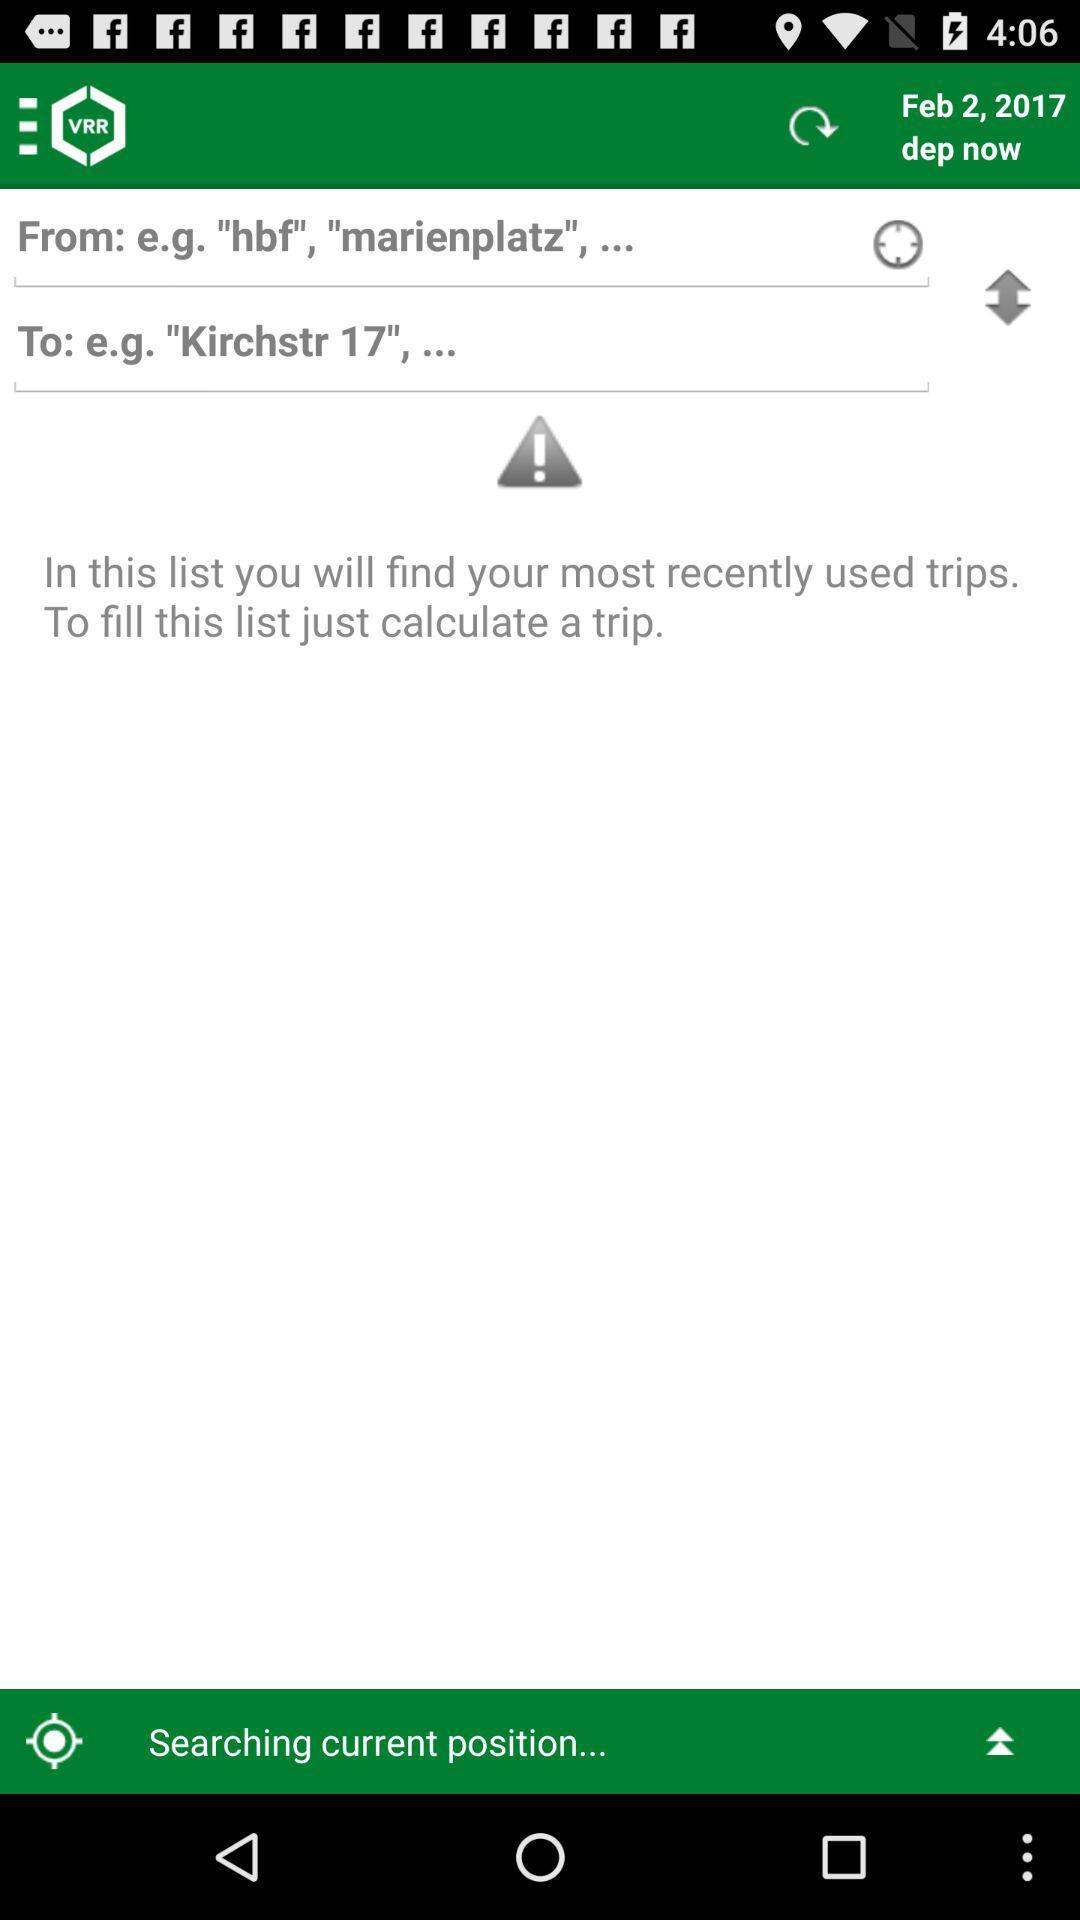 Image resolution: width=1080 pixels, height=1920 pixels. What do you see at coordinates (1007, 296) in the screenshot?
I see `the icon below the dep now icon` at bounding box center [1007, 296].